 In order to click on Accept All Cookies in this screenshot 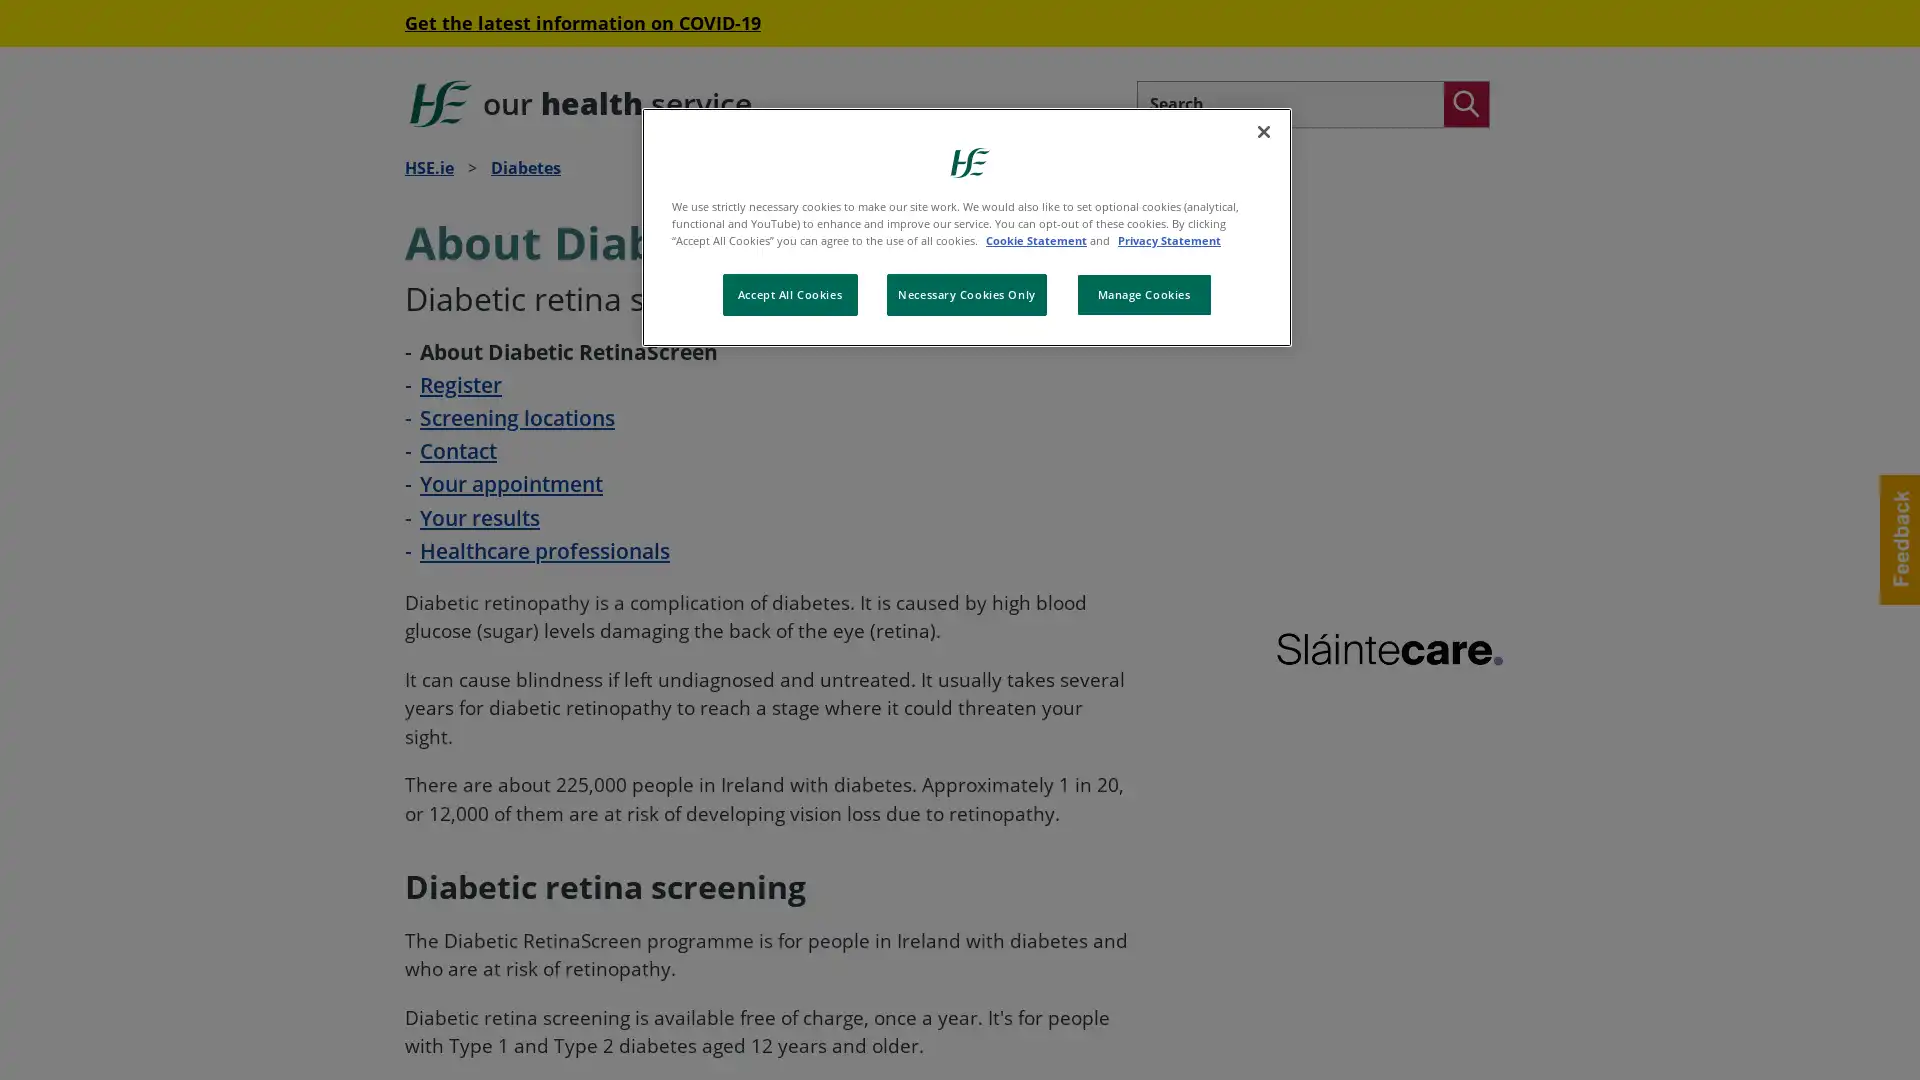, I will do `click(788, 294)`.